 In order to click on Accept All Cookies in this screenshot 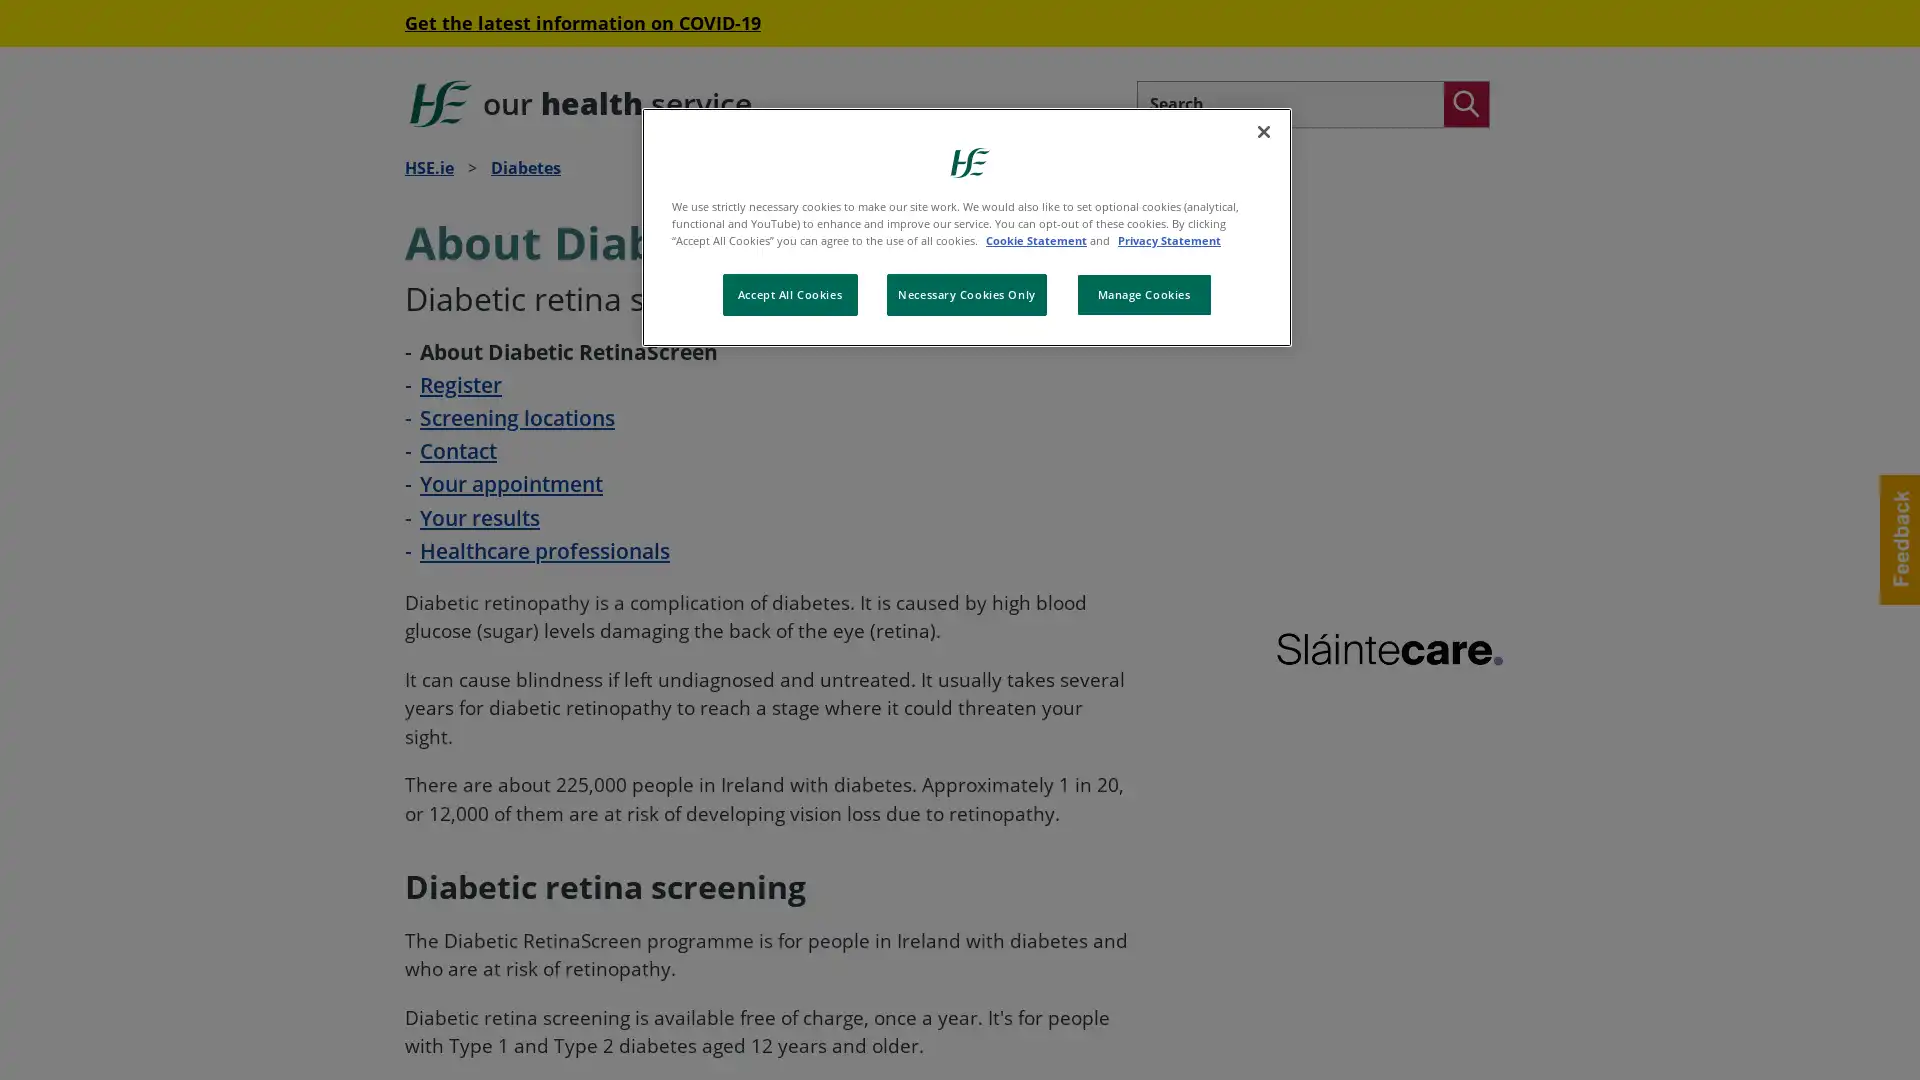, I will do `click(788, 294)`.